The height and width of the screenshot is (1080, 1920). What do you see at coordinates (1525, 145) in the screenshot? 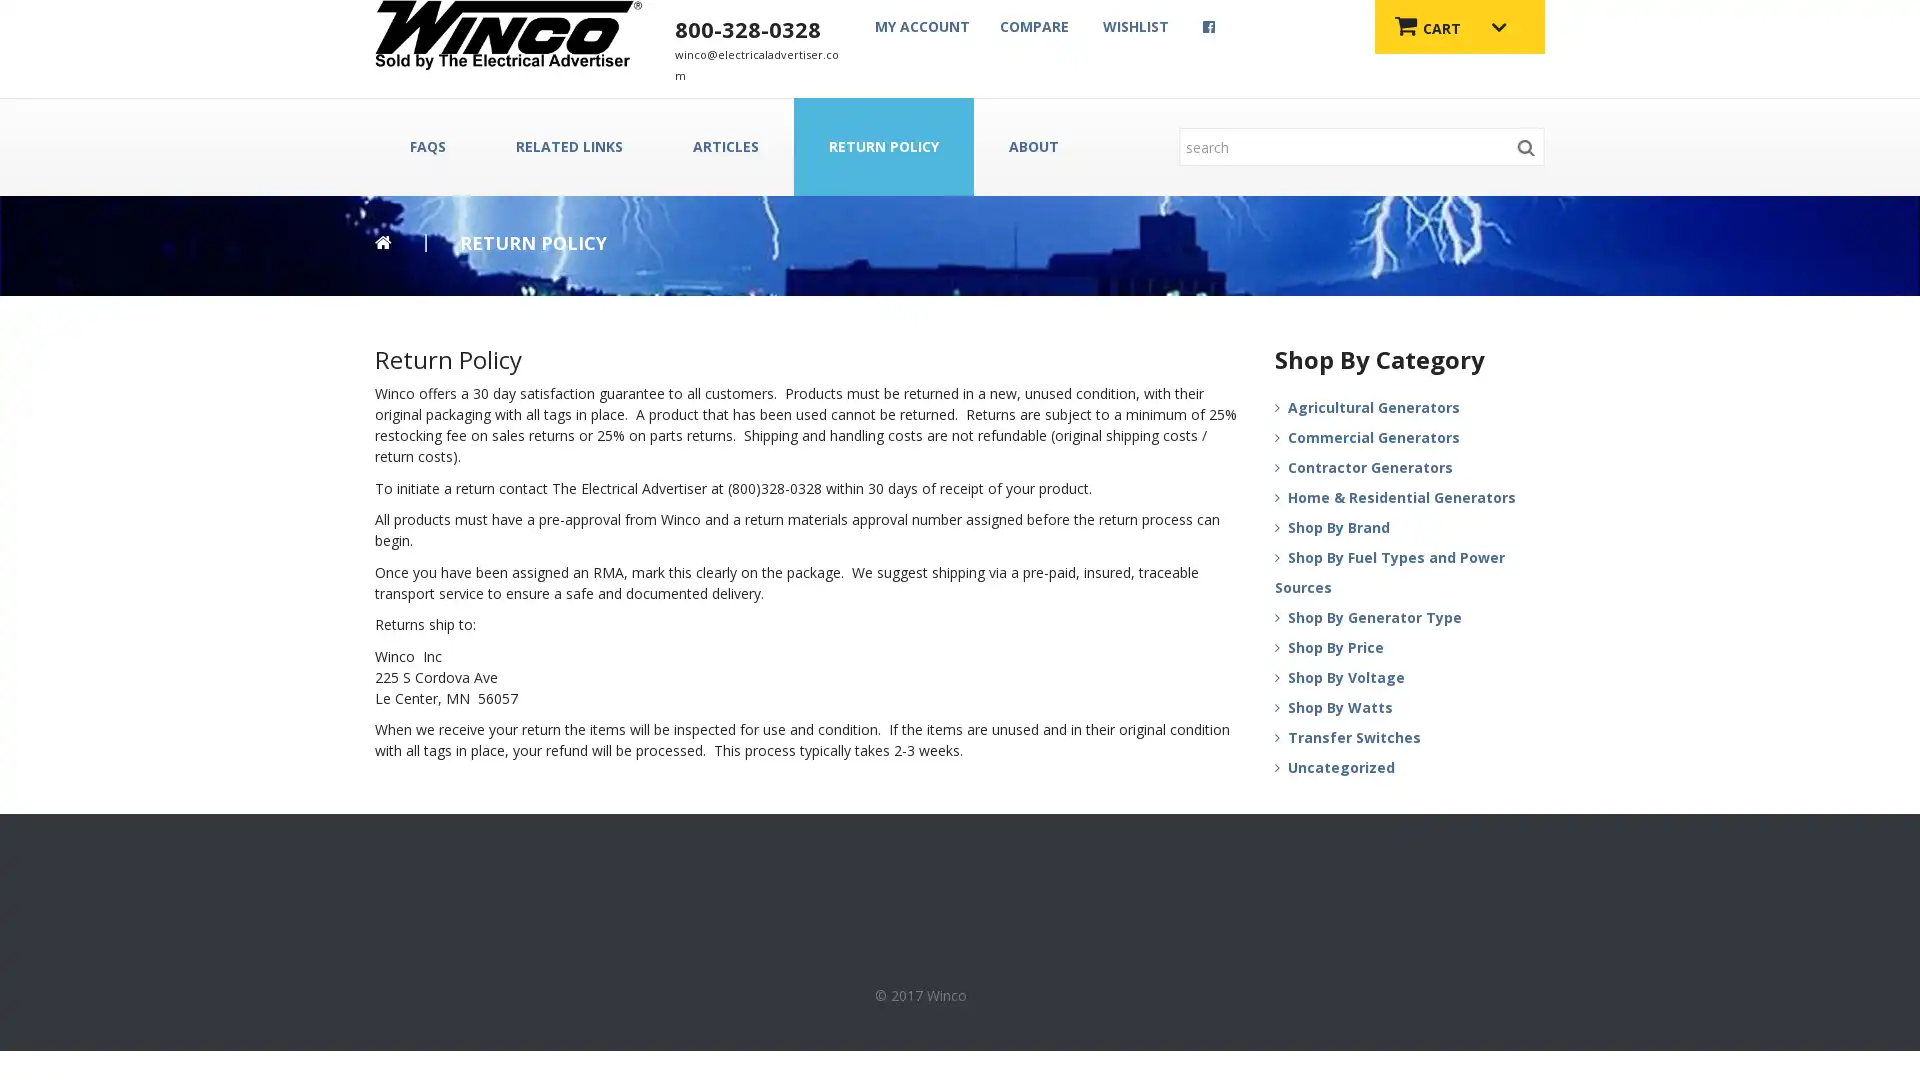
I see `Go` at bounding box center [1525, 145].